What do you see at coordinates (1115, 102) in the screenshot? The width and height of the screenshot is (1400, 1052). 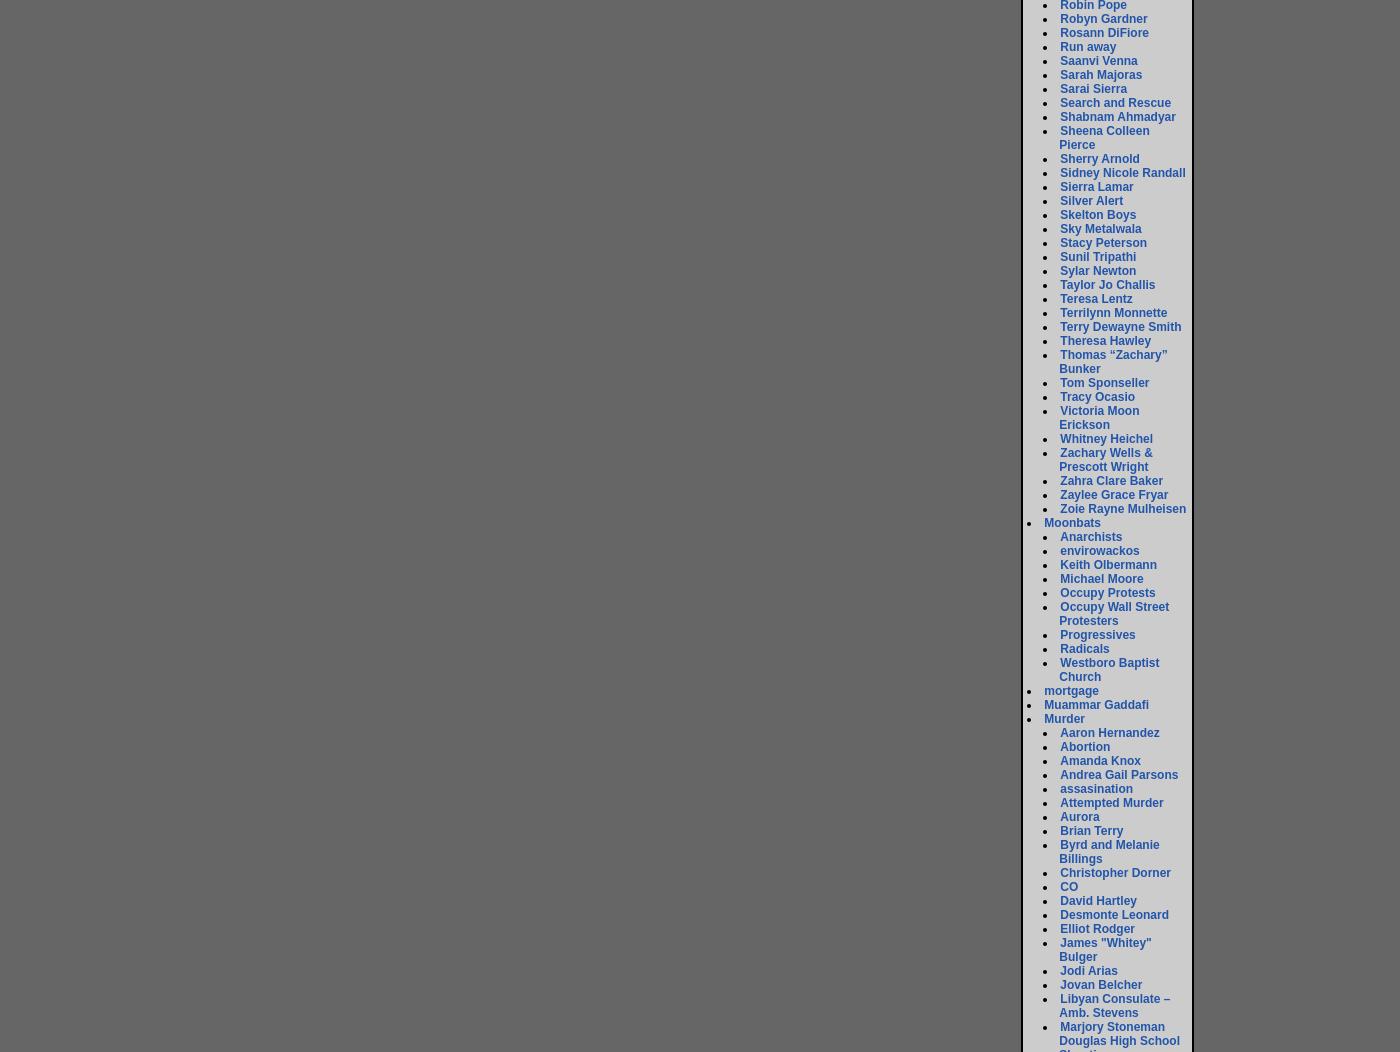 I see `'Search and Rescue'` at bounding box center [1115, 102].